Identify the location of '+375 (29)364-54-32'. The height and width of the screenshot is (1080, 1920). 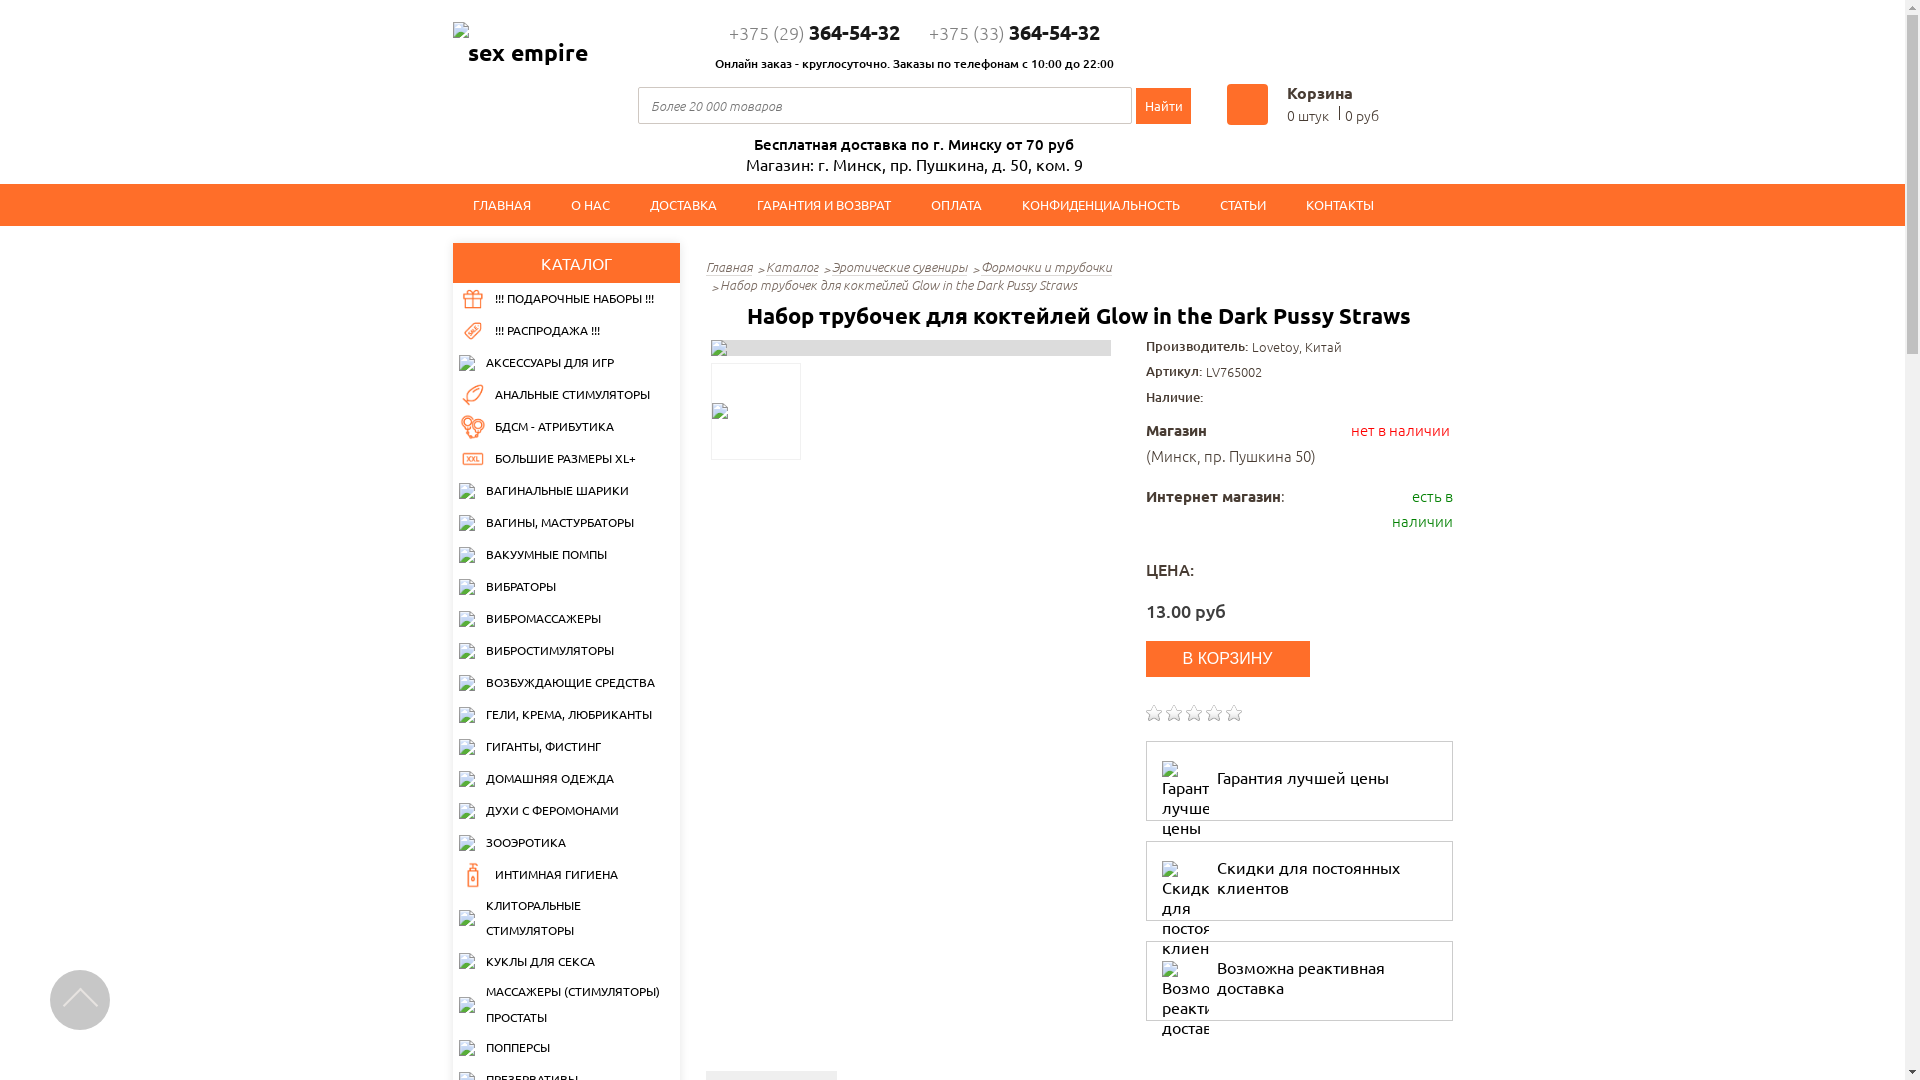
(814, 32).